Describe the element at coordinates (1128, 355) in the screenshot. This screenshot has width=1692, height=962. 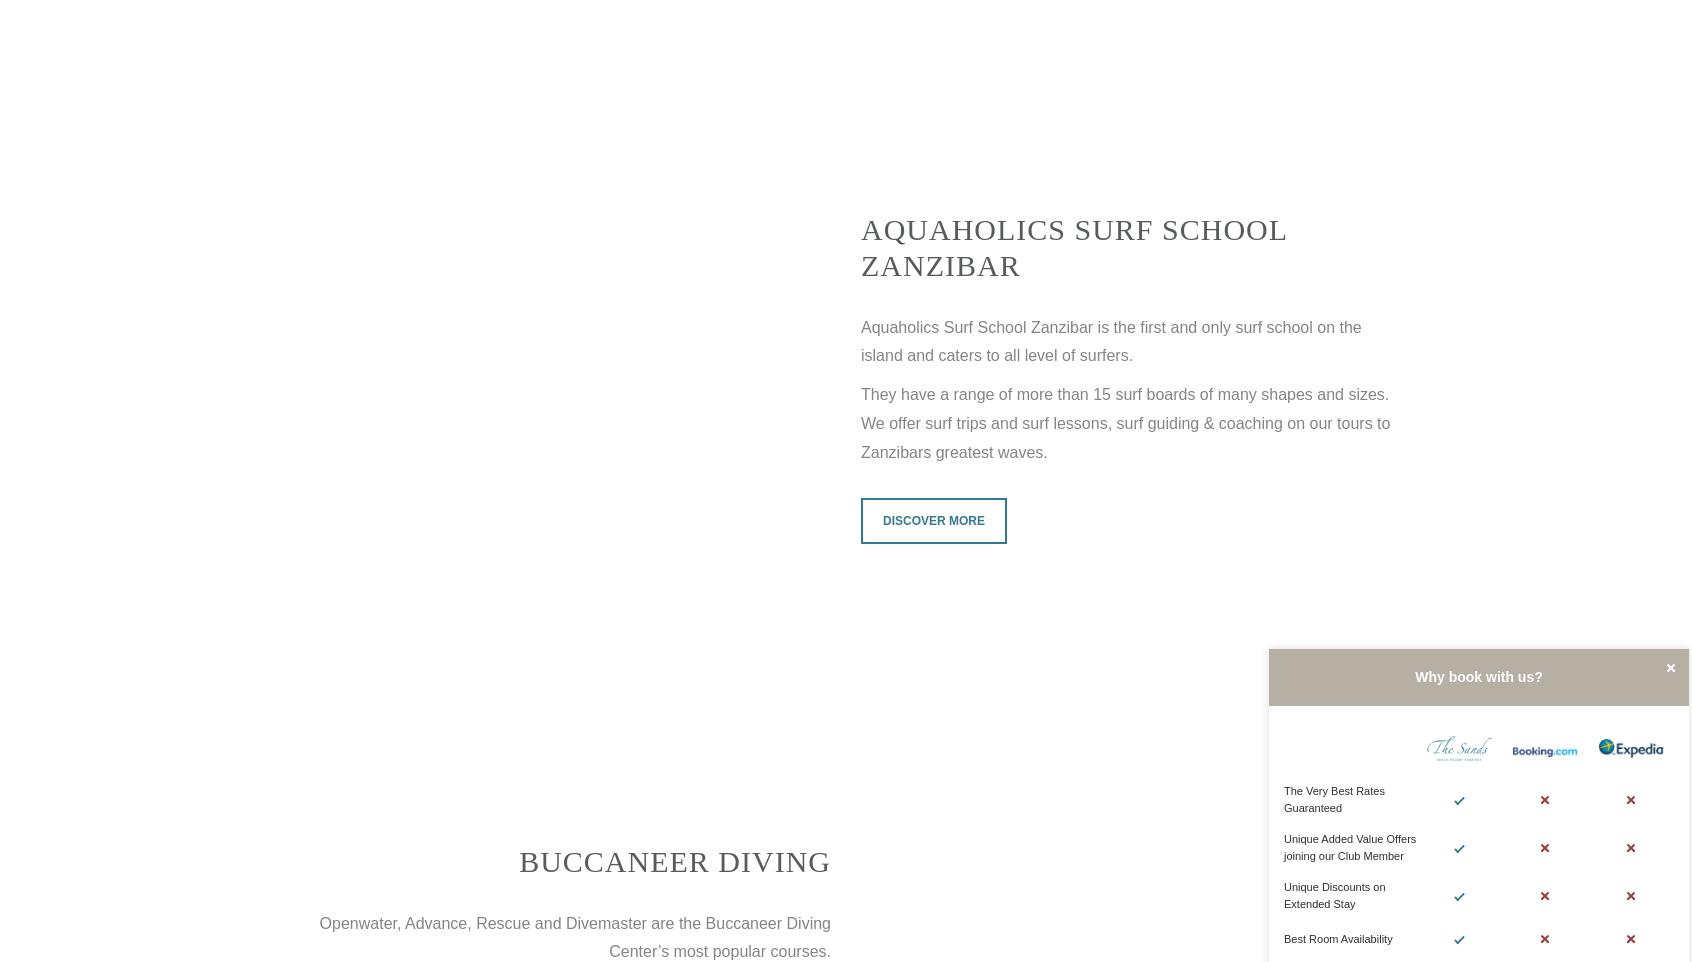
I see `'.'` at that location.